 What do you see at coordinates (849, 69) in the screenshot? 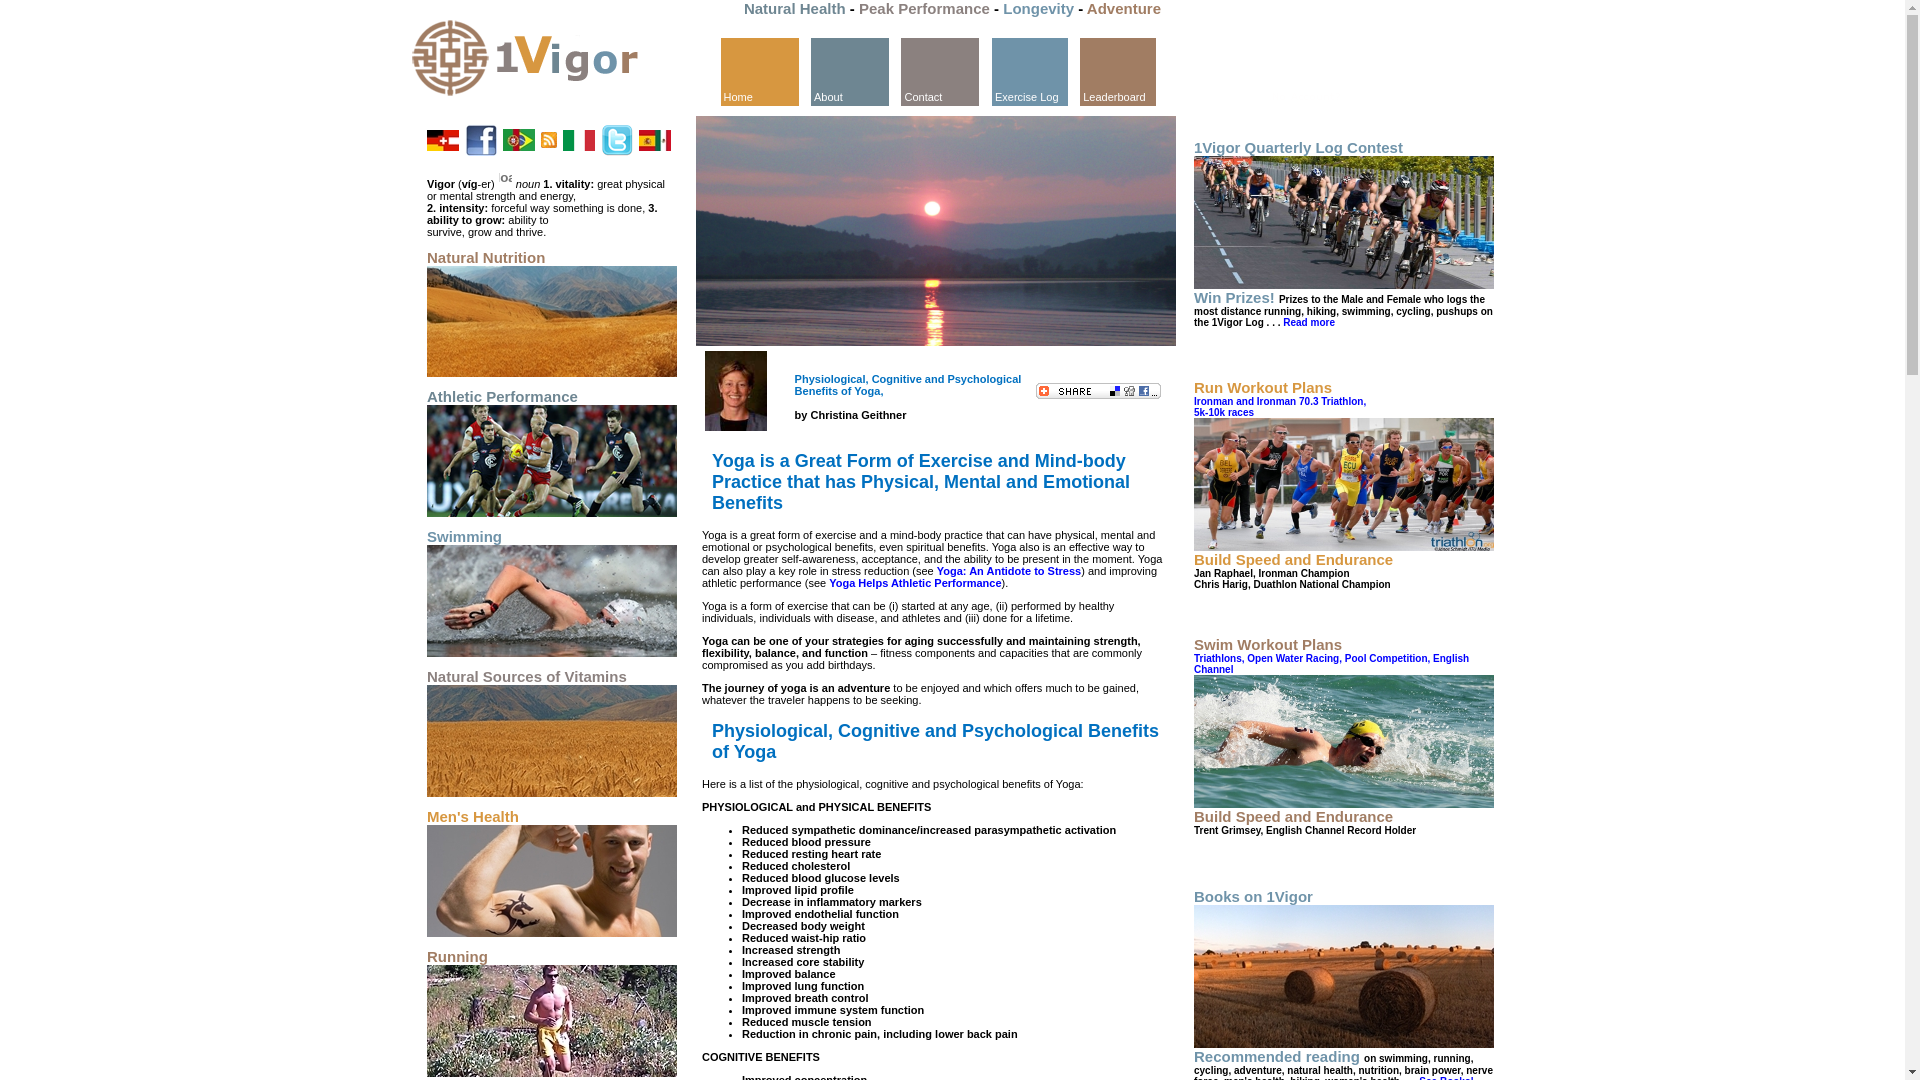
I see `'About'` at bounding box center [849, 69].